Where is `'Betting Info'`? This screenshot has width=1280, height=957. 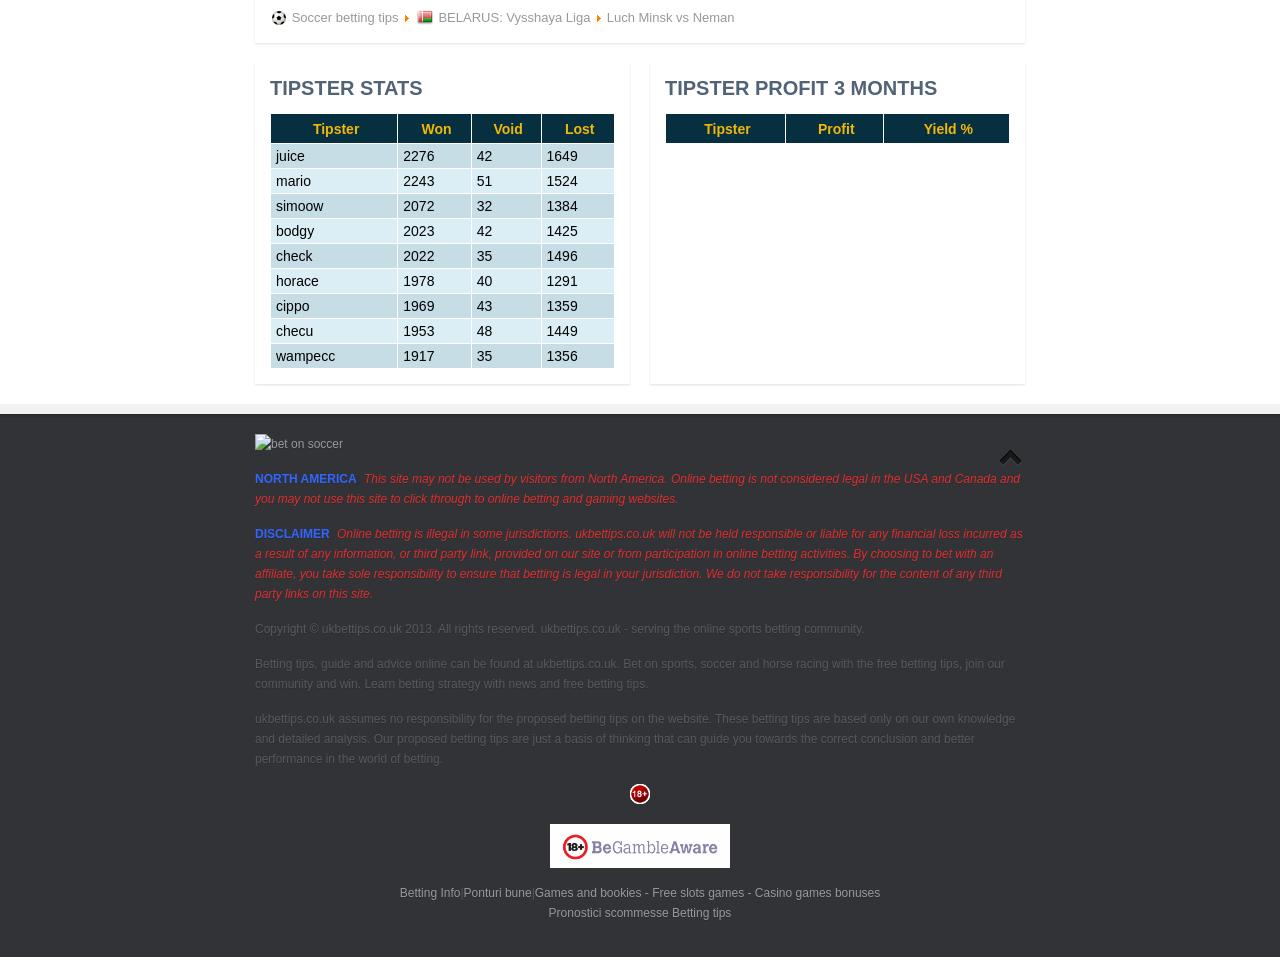 'Betting Info' is located at coordinates (428, 892).